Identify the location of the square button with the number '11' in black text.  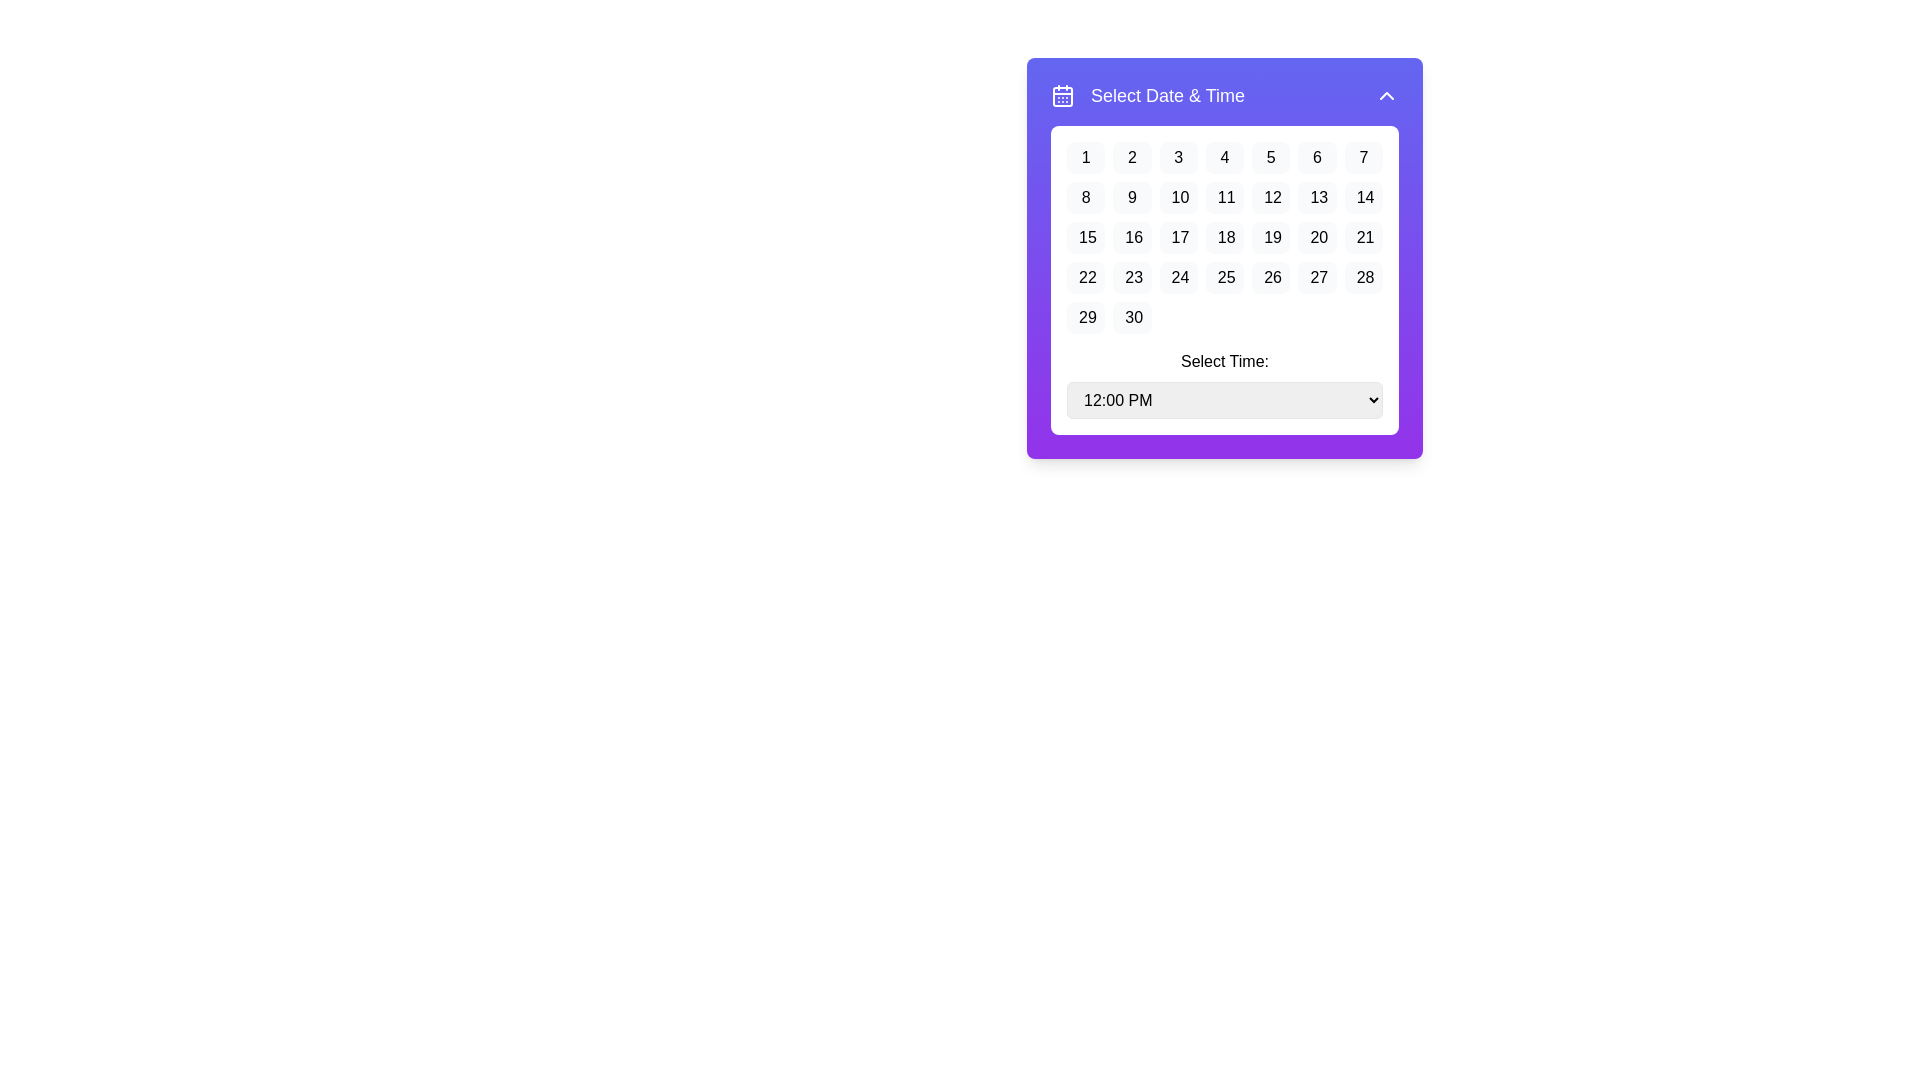
(1223, 197).